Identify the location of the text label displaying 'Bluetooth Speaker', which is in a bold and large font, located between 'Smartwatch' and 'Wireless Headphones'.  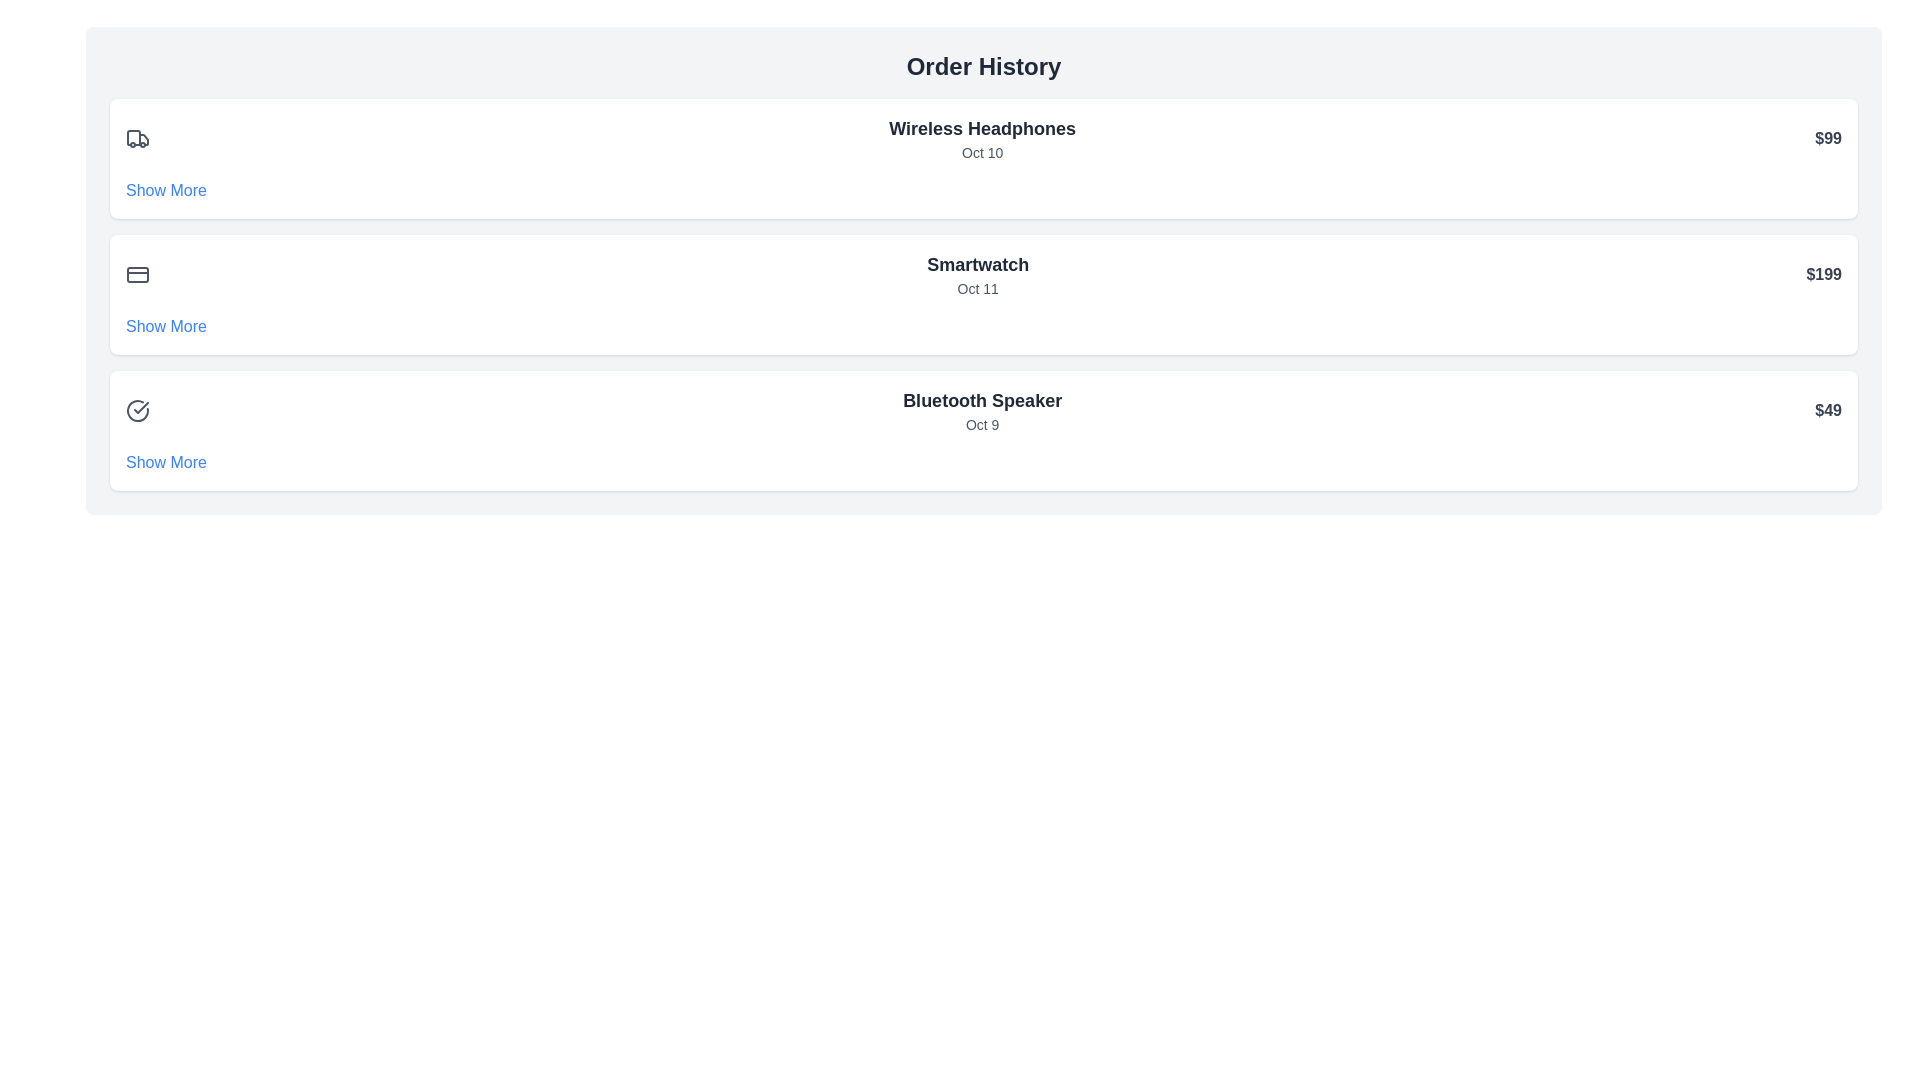
(982, 401).